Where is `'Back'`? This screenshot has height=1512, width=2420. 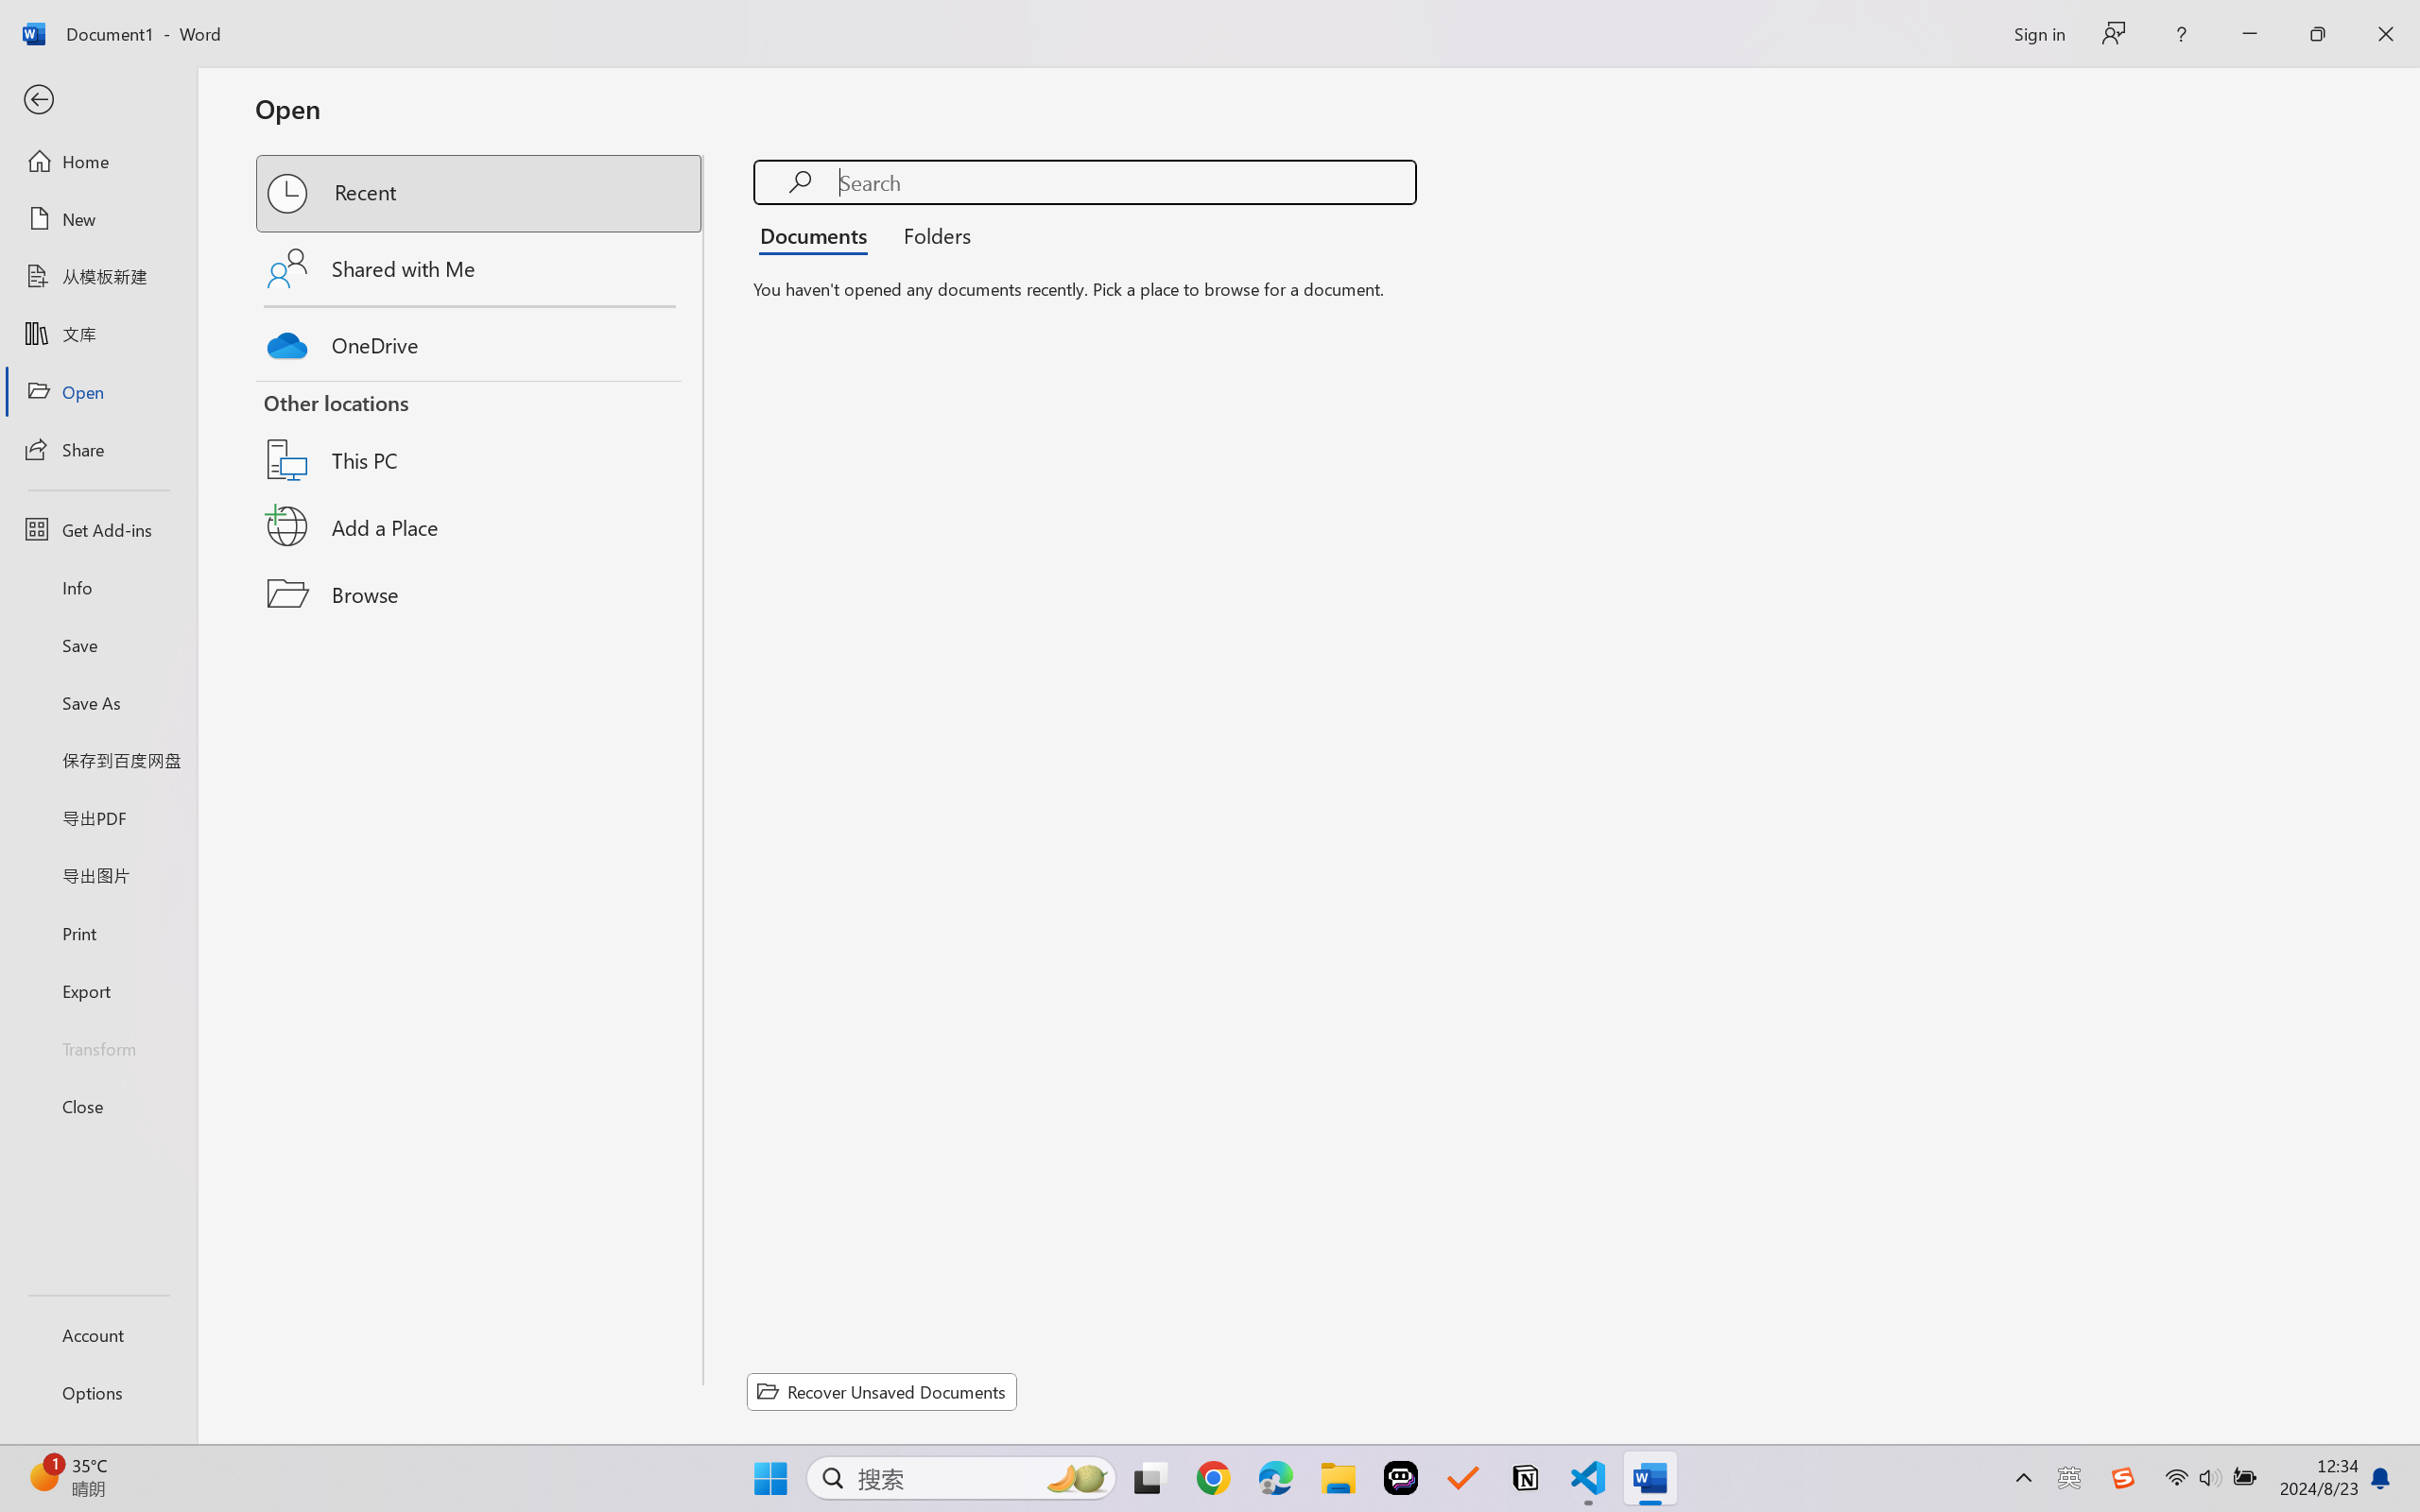 'Back' is located at coordinates (97, 100).